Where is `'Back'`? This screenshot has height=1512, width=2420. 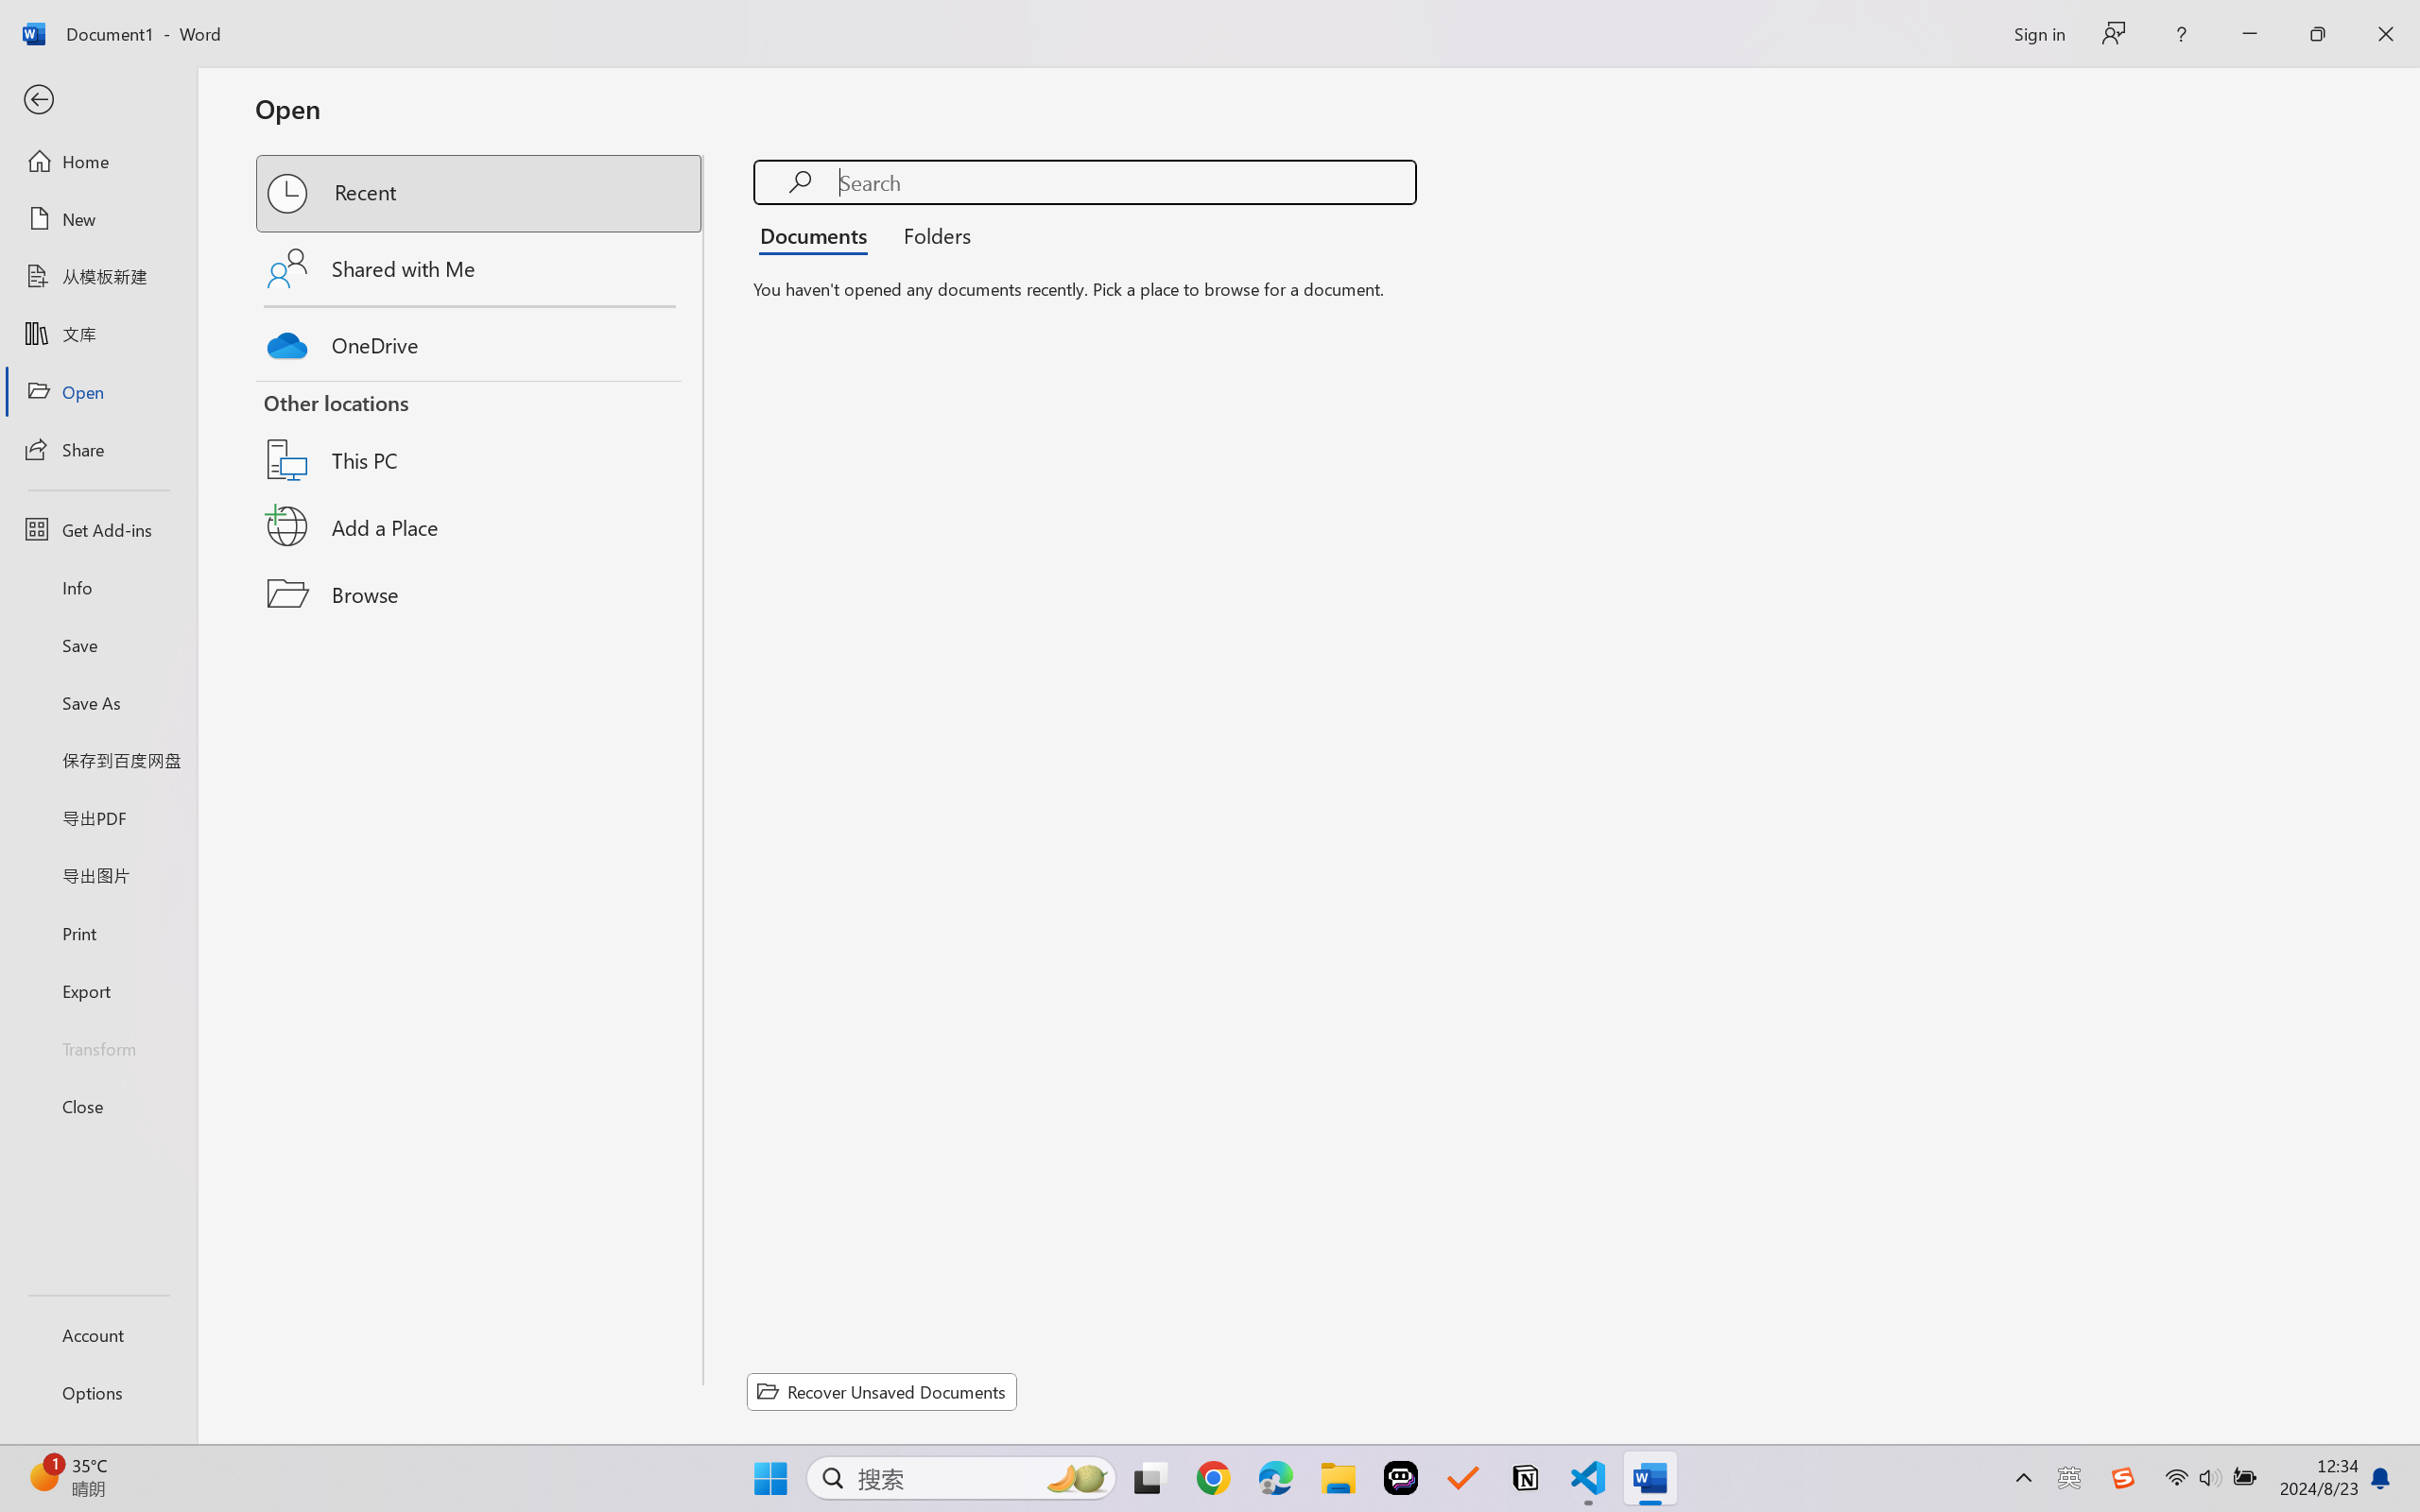 'Back' is located at coordinates (97, 100).